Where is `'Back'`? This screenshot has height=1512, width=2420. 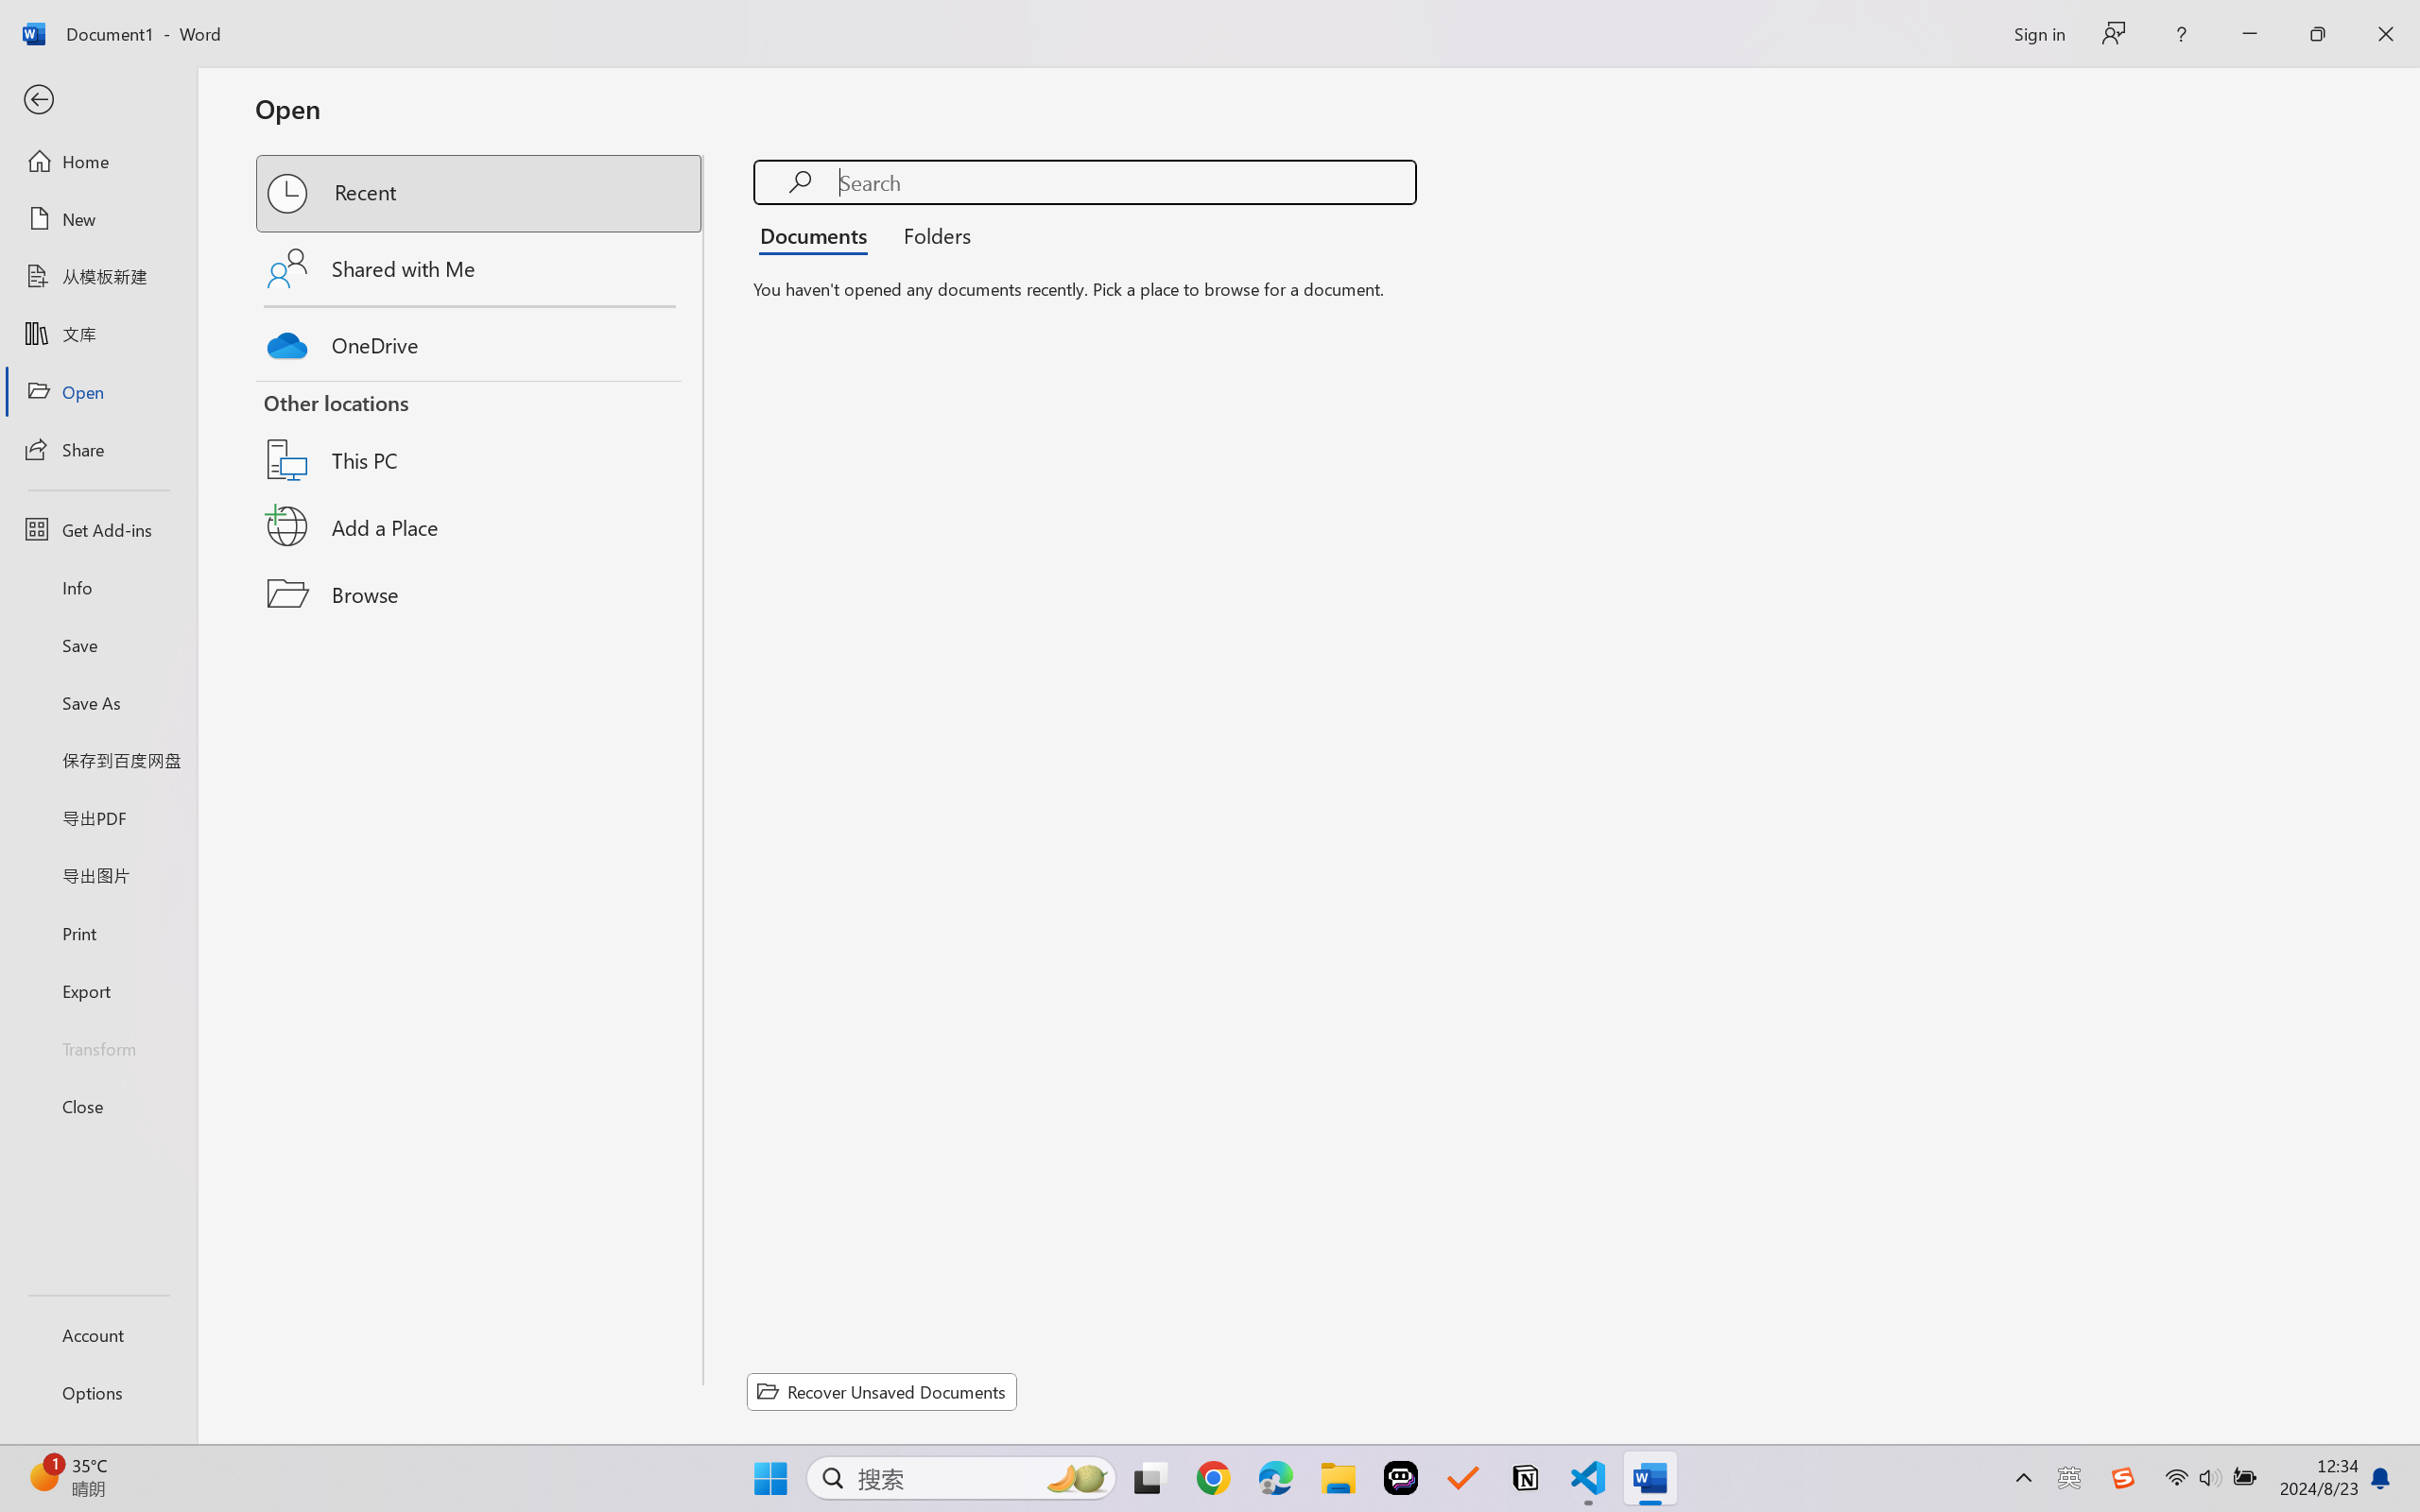 'Back' is located at coordinates (97, 100).